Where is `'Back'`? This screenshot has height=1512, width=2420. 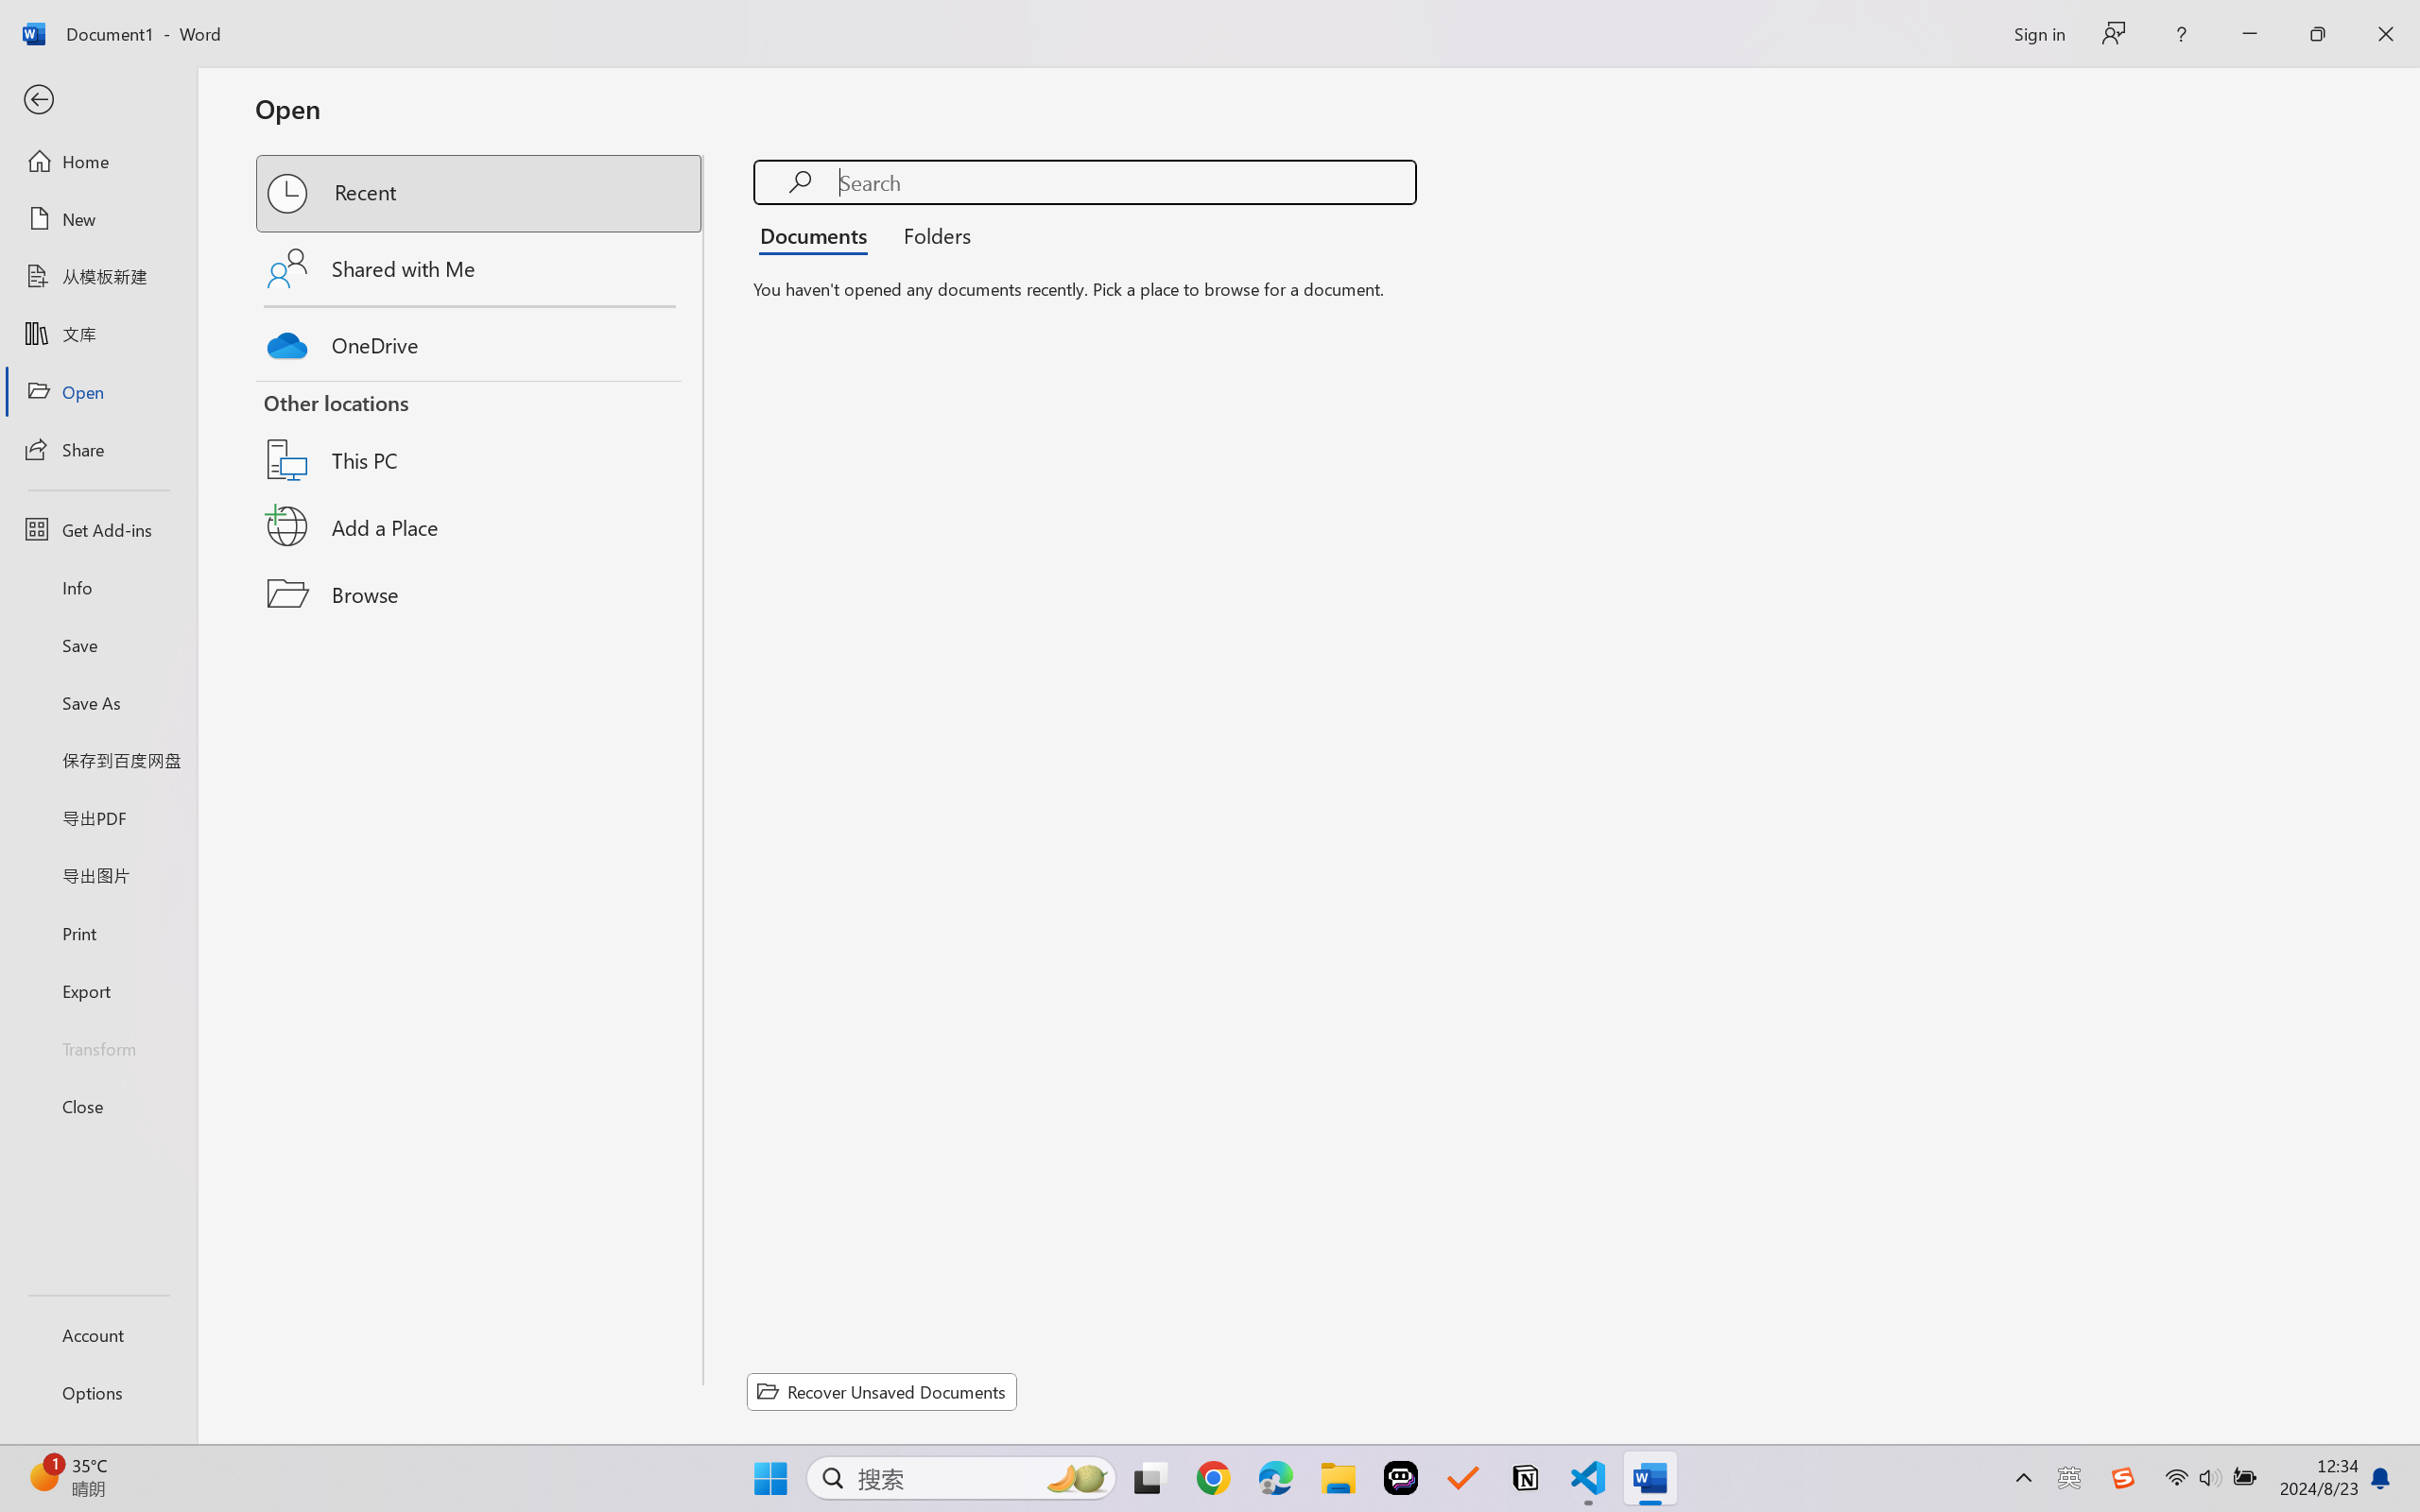 'Back' is located at coordinates (97, 100).